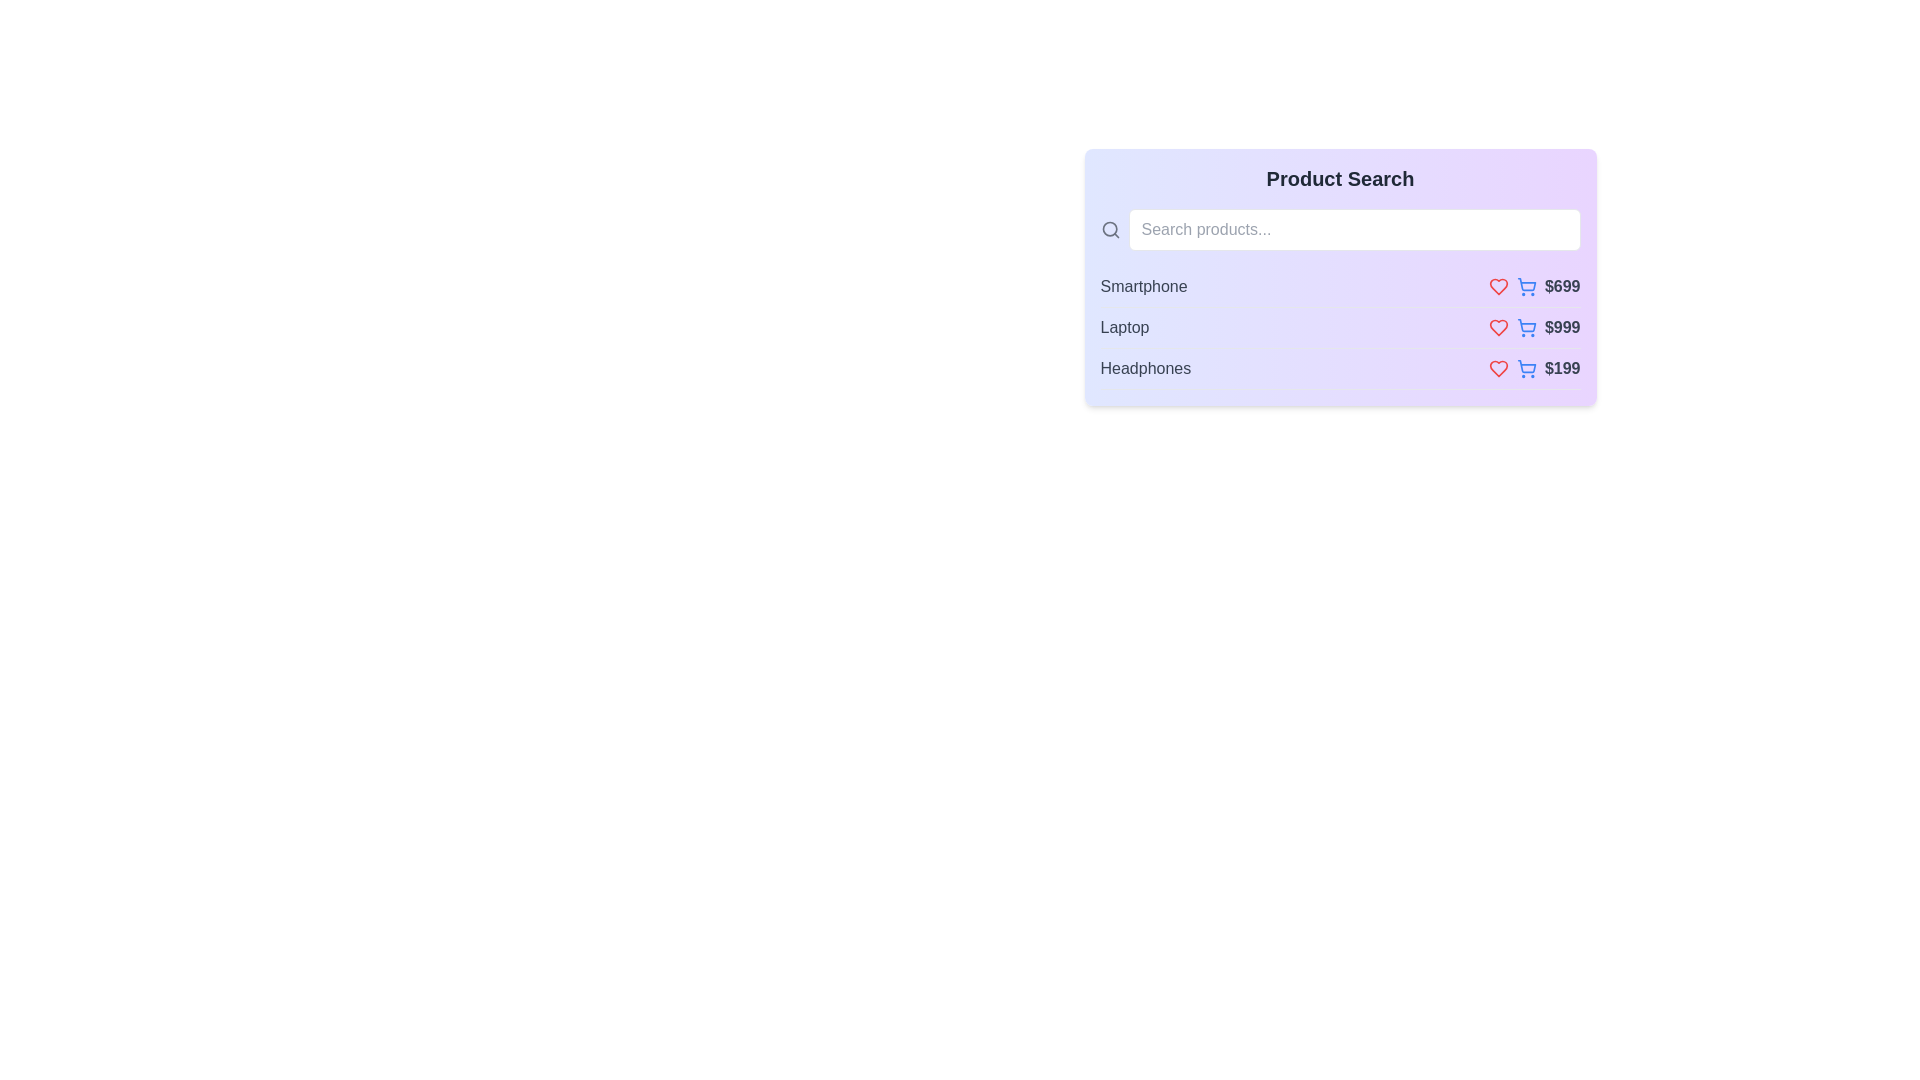 The image size is (1920, 1080). I want to click on the decorative magnifying glass icon located inside the search bar adjacent to the text input field, so click(1108, 228).